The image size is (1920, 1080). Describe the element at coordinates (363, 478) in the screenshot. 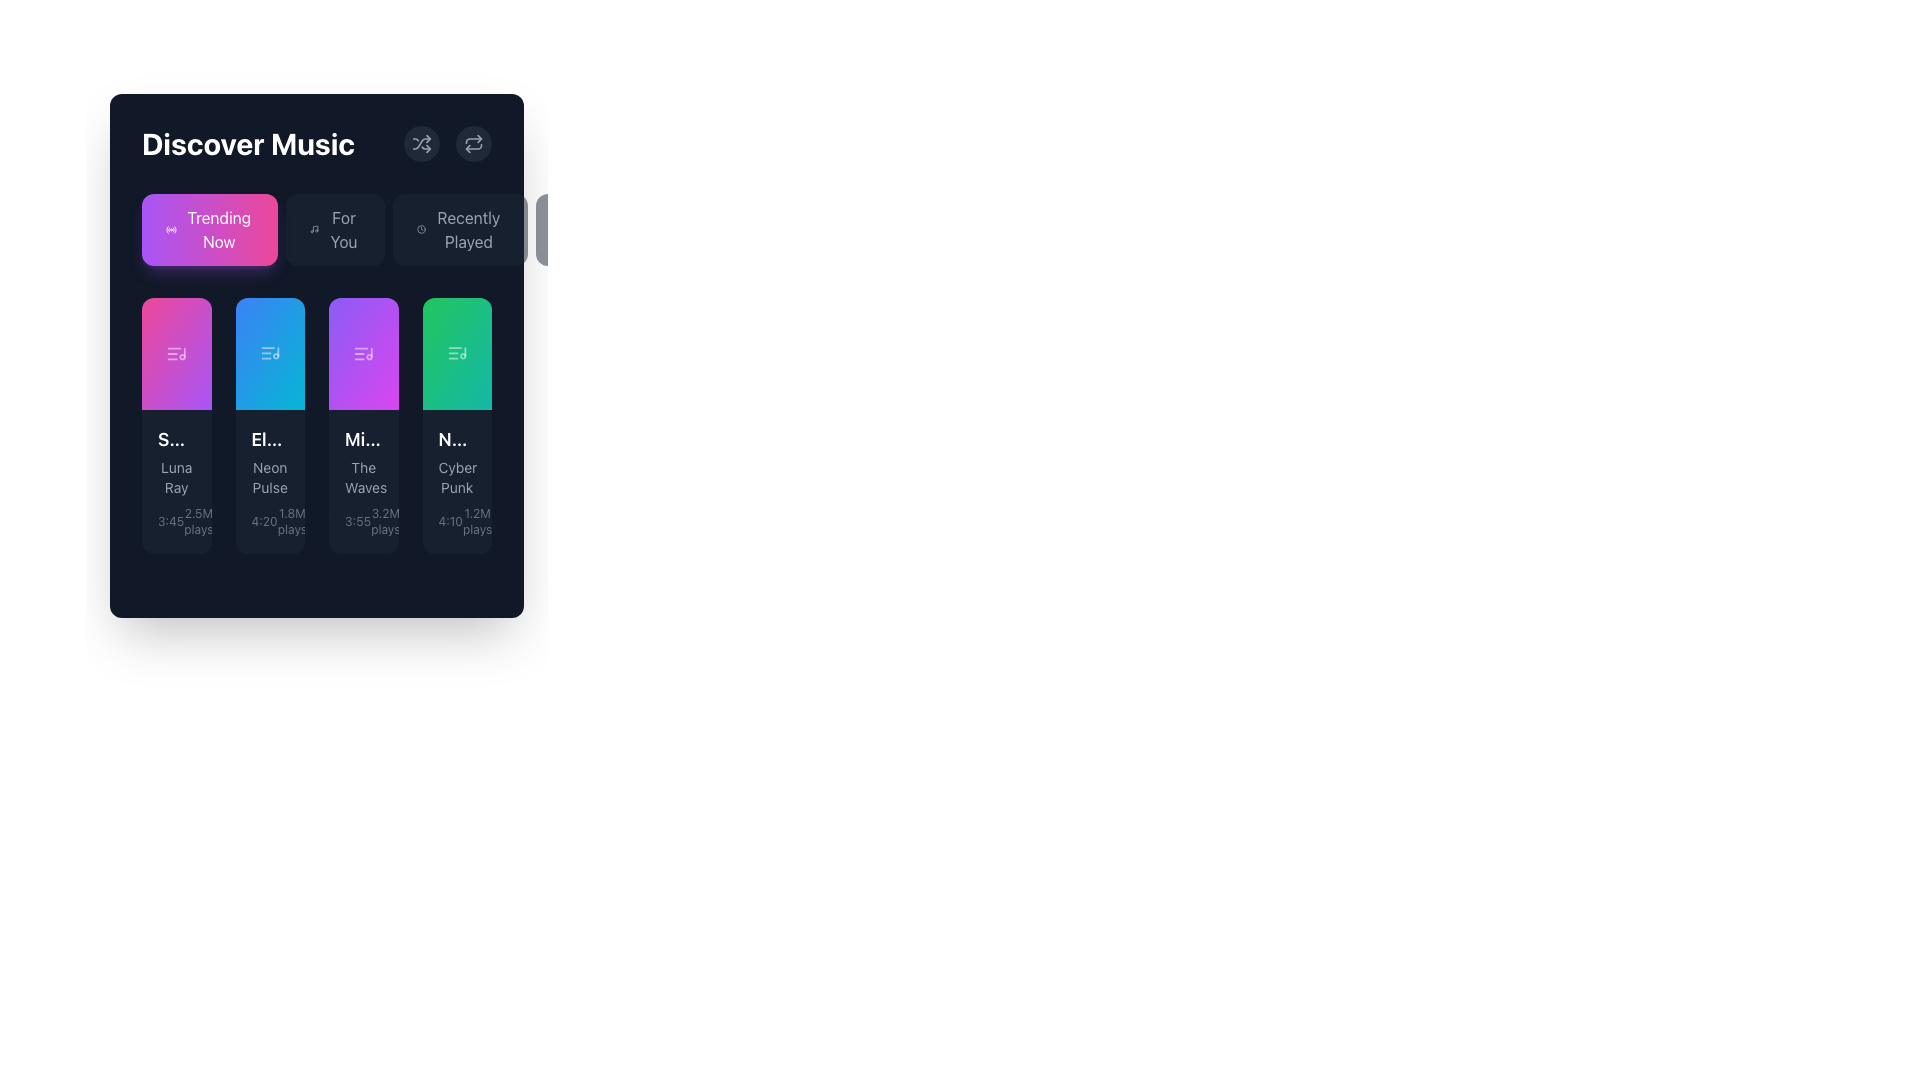

I see `the static text label displaying the subtitle 'The Waves', which provides additional information related to the song 'Midnight Drive'` at that location.